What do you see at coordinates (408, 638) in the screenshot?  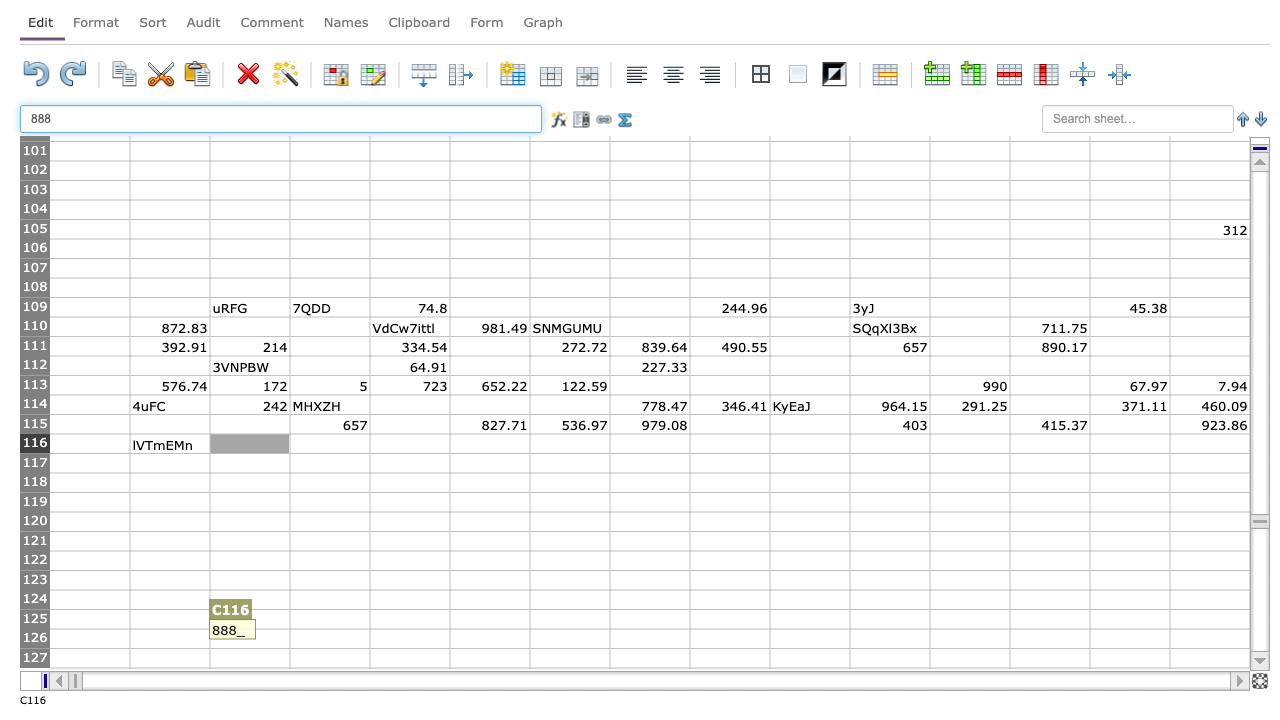 I see `E-126` at bounding box center [408, 638].